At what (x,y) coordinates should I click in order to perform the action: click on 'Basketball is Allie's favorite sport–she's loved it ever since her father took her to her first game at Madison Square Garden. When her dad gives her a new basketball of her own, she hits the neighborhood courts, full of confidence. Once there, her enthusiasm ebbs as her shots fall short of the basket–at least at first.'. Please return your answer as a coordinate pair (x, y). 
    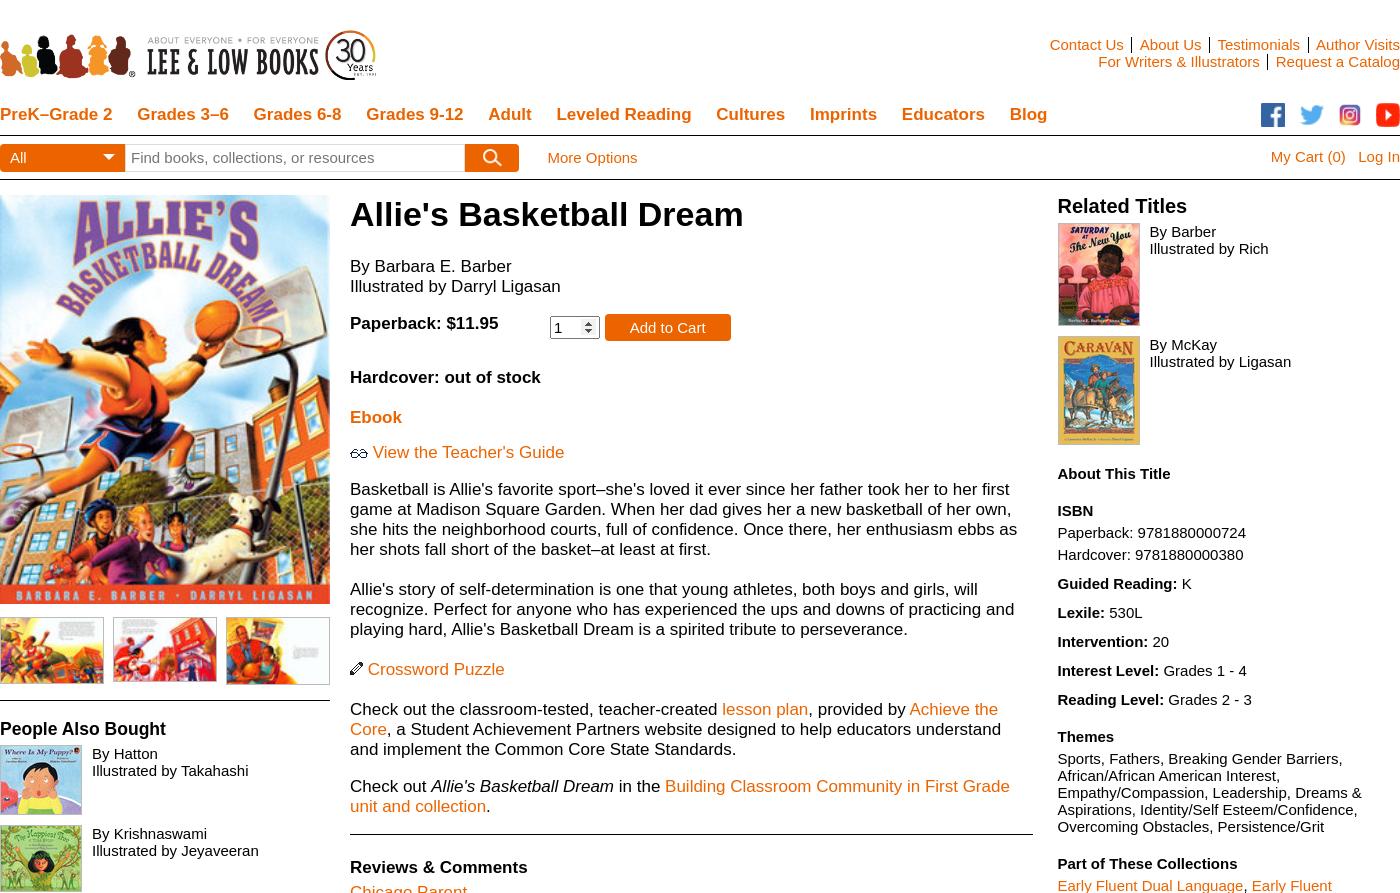
    Looking at the image, I should click on (683, 518).